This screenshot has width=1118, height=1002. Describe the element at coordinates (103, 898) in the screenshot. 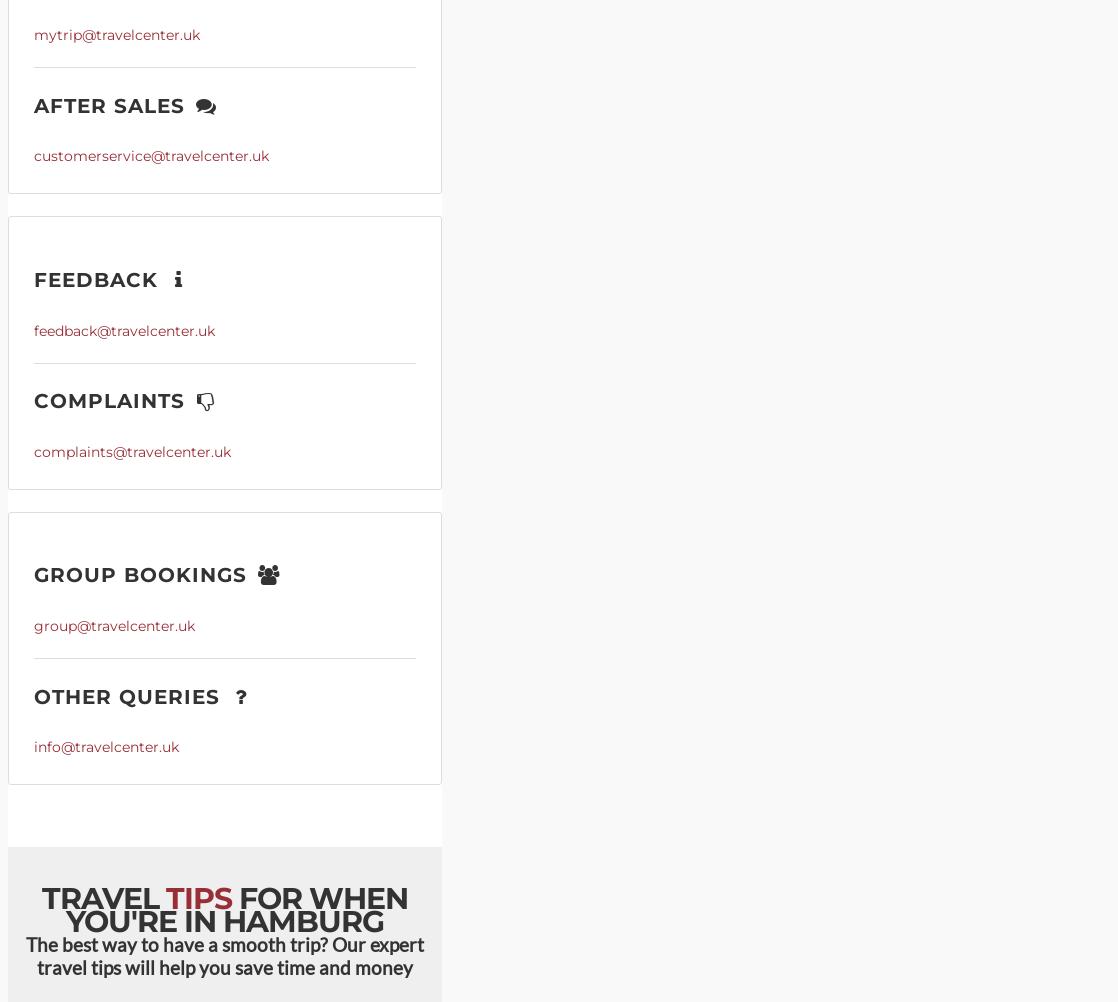

I see `'Travel'` at that location.